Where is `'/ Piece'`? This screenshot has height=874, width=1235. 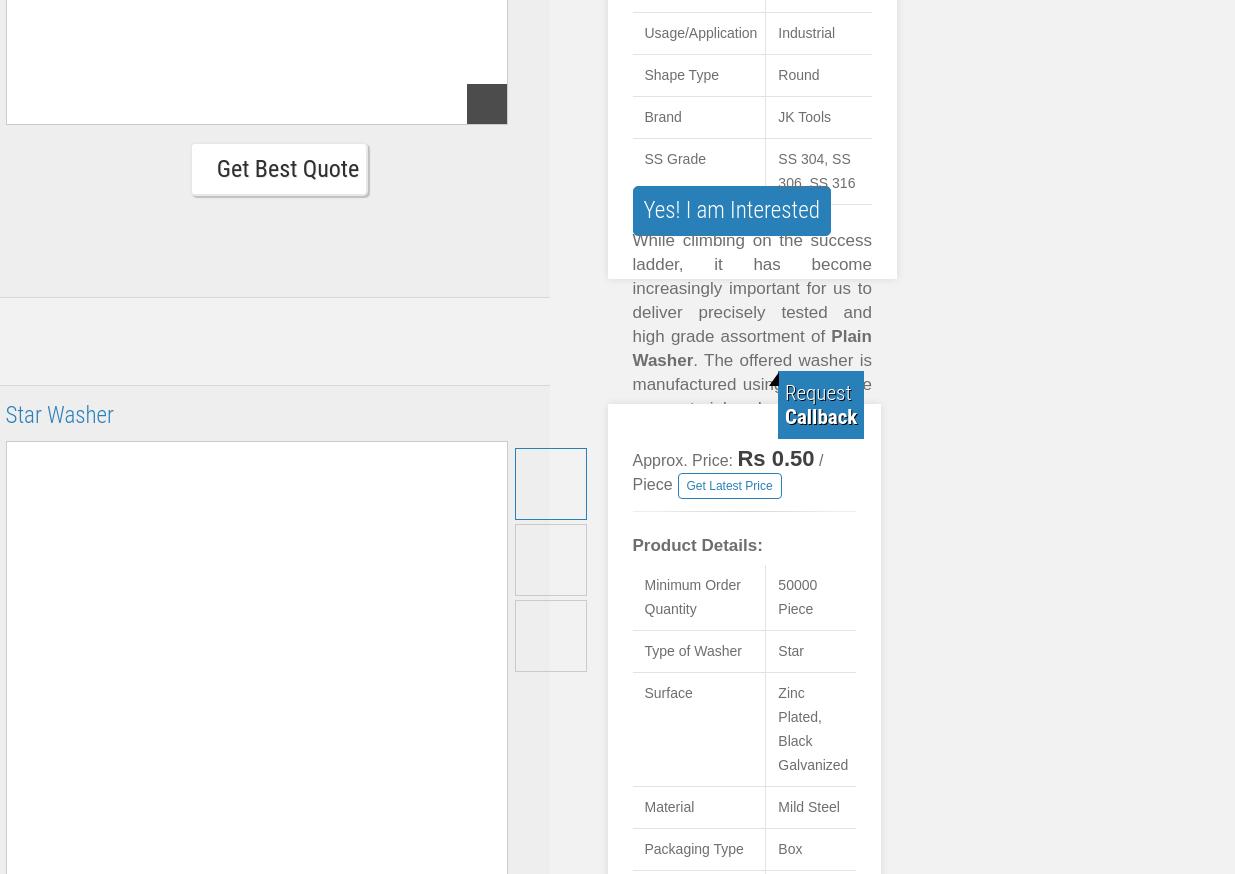 '/ Piece' is located at coordinates (727, 471).